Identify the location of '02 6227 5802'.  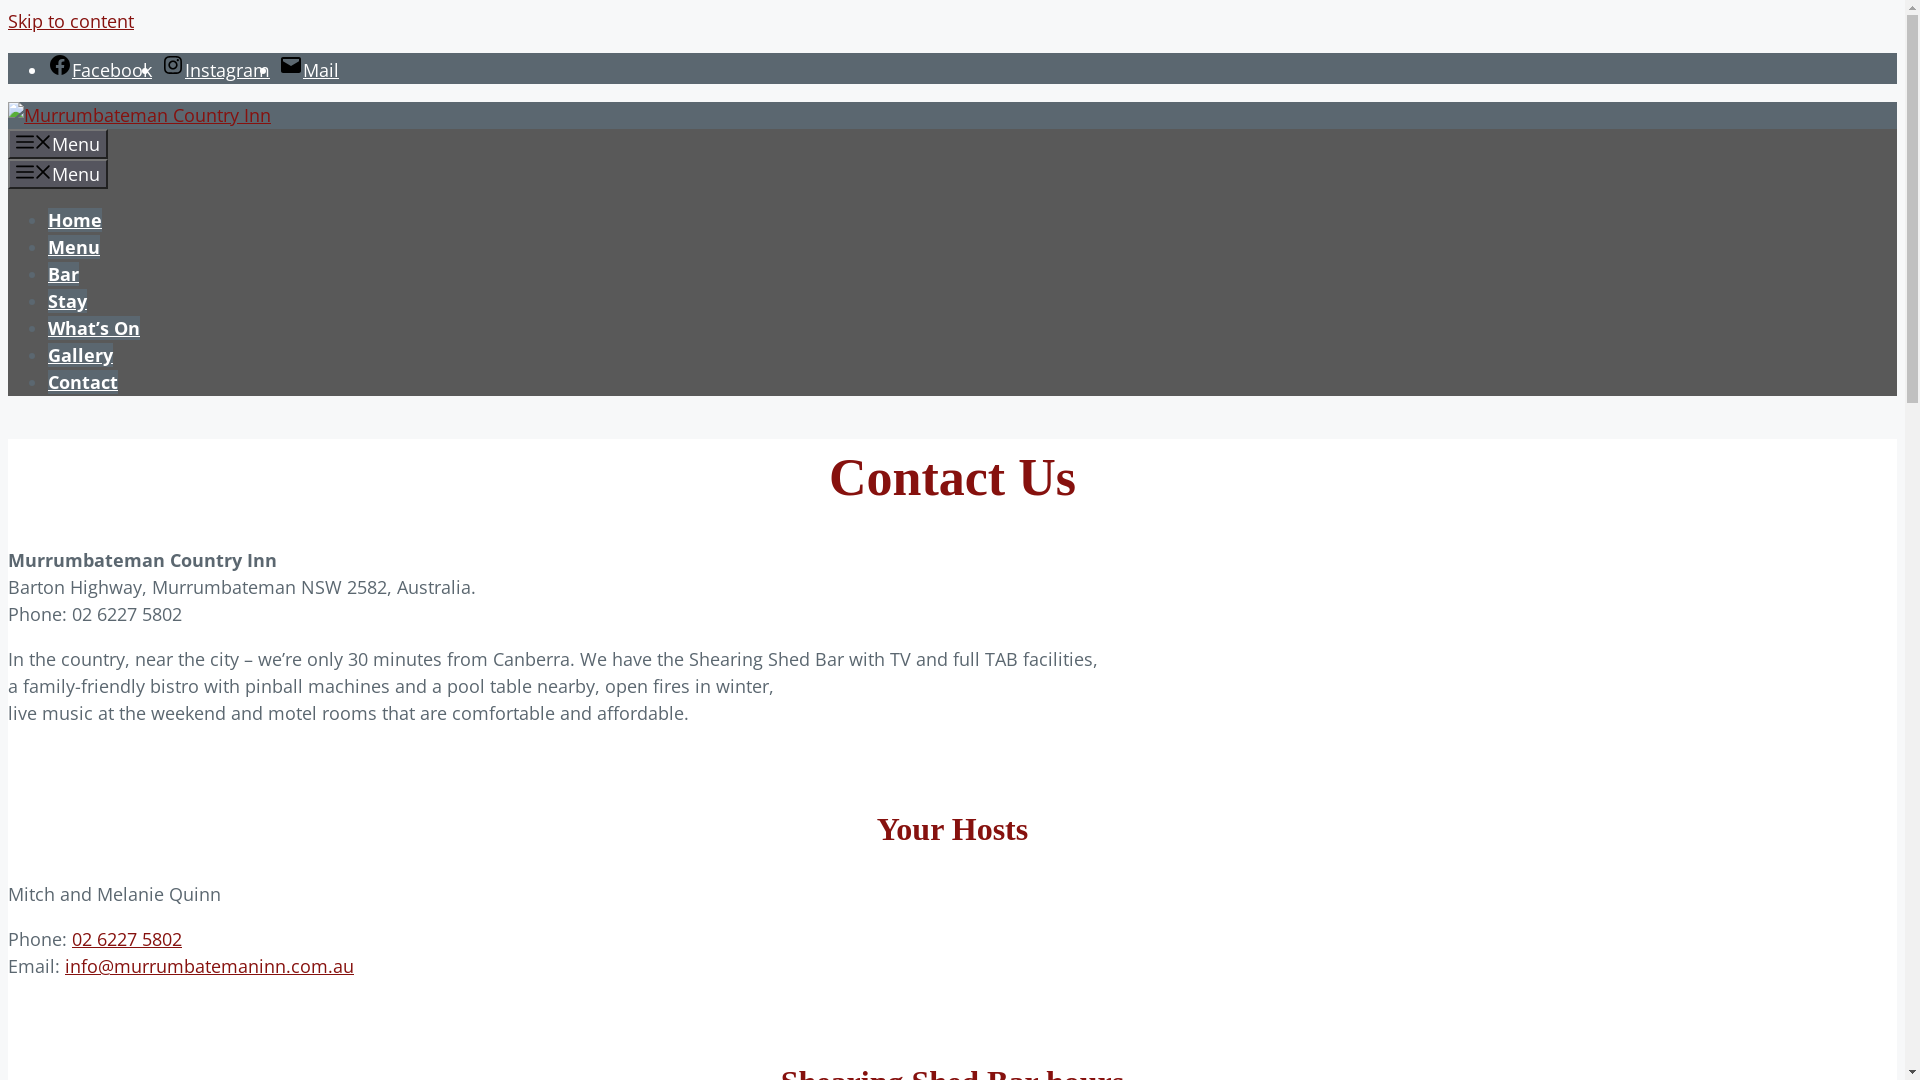
(125, 938).